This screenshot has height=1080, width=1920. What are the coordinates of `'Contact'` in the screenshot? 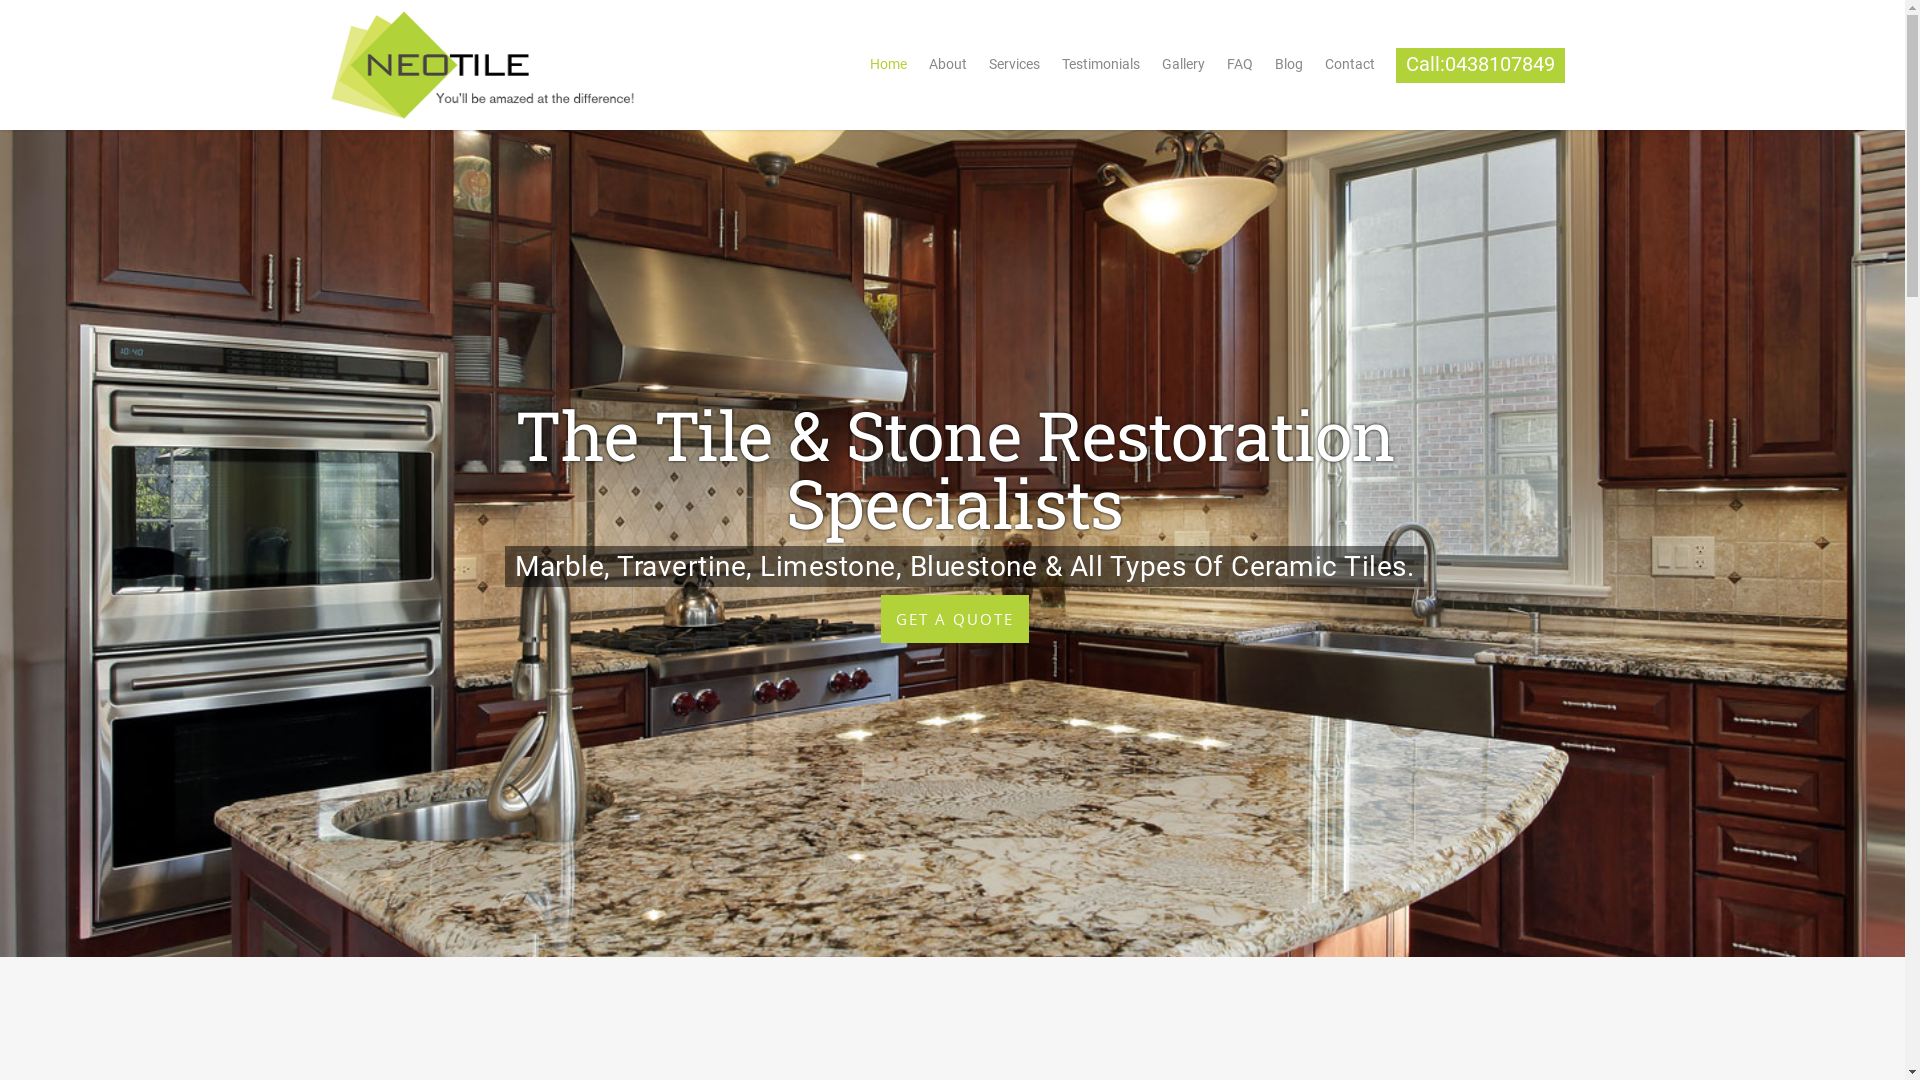 It's located at (1349, 68).